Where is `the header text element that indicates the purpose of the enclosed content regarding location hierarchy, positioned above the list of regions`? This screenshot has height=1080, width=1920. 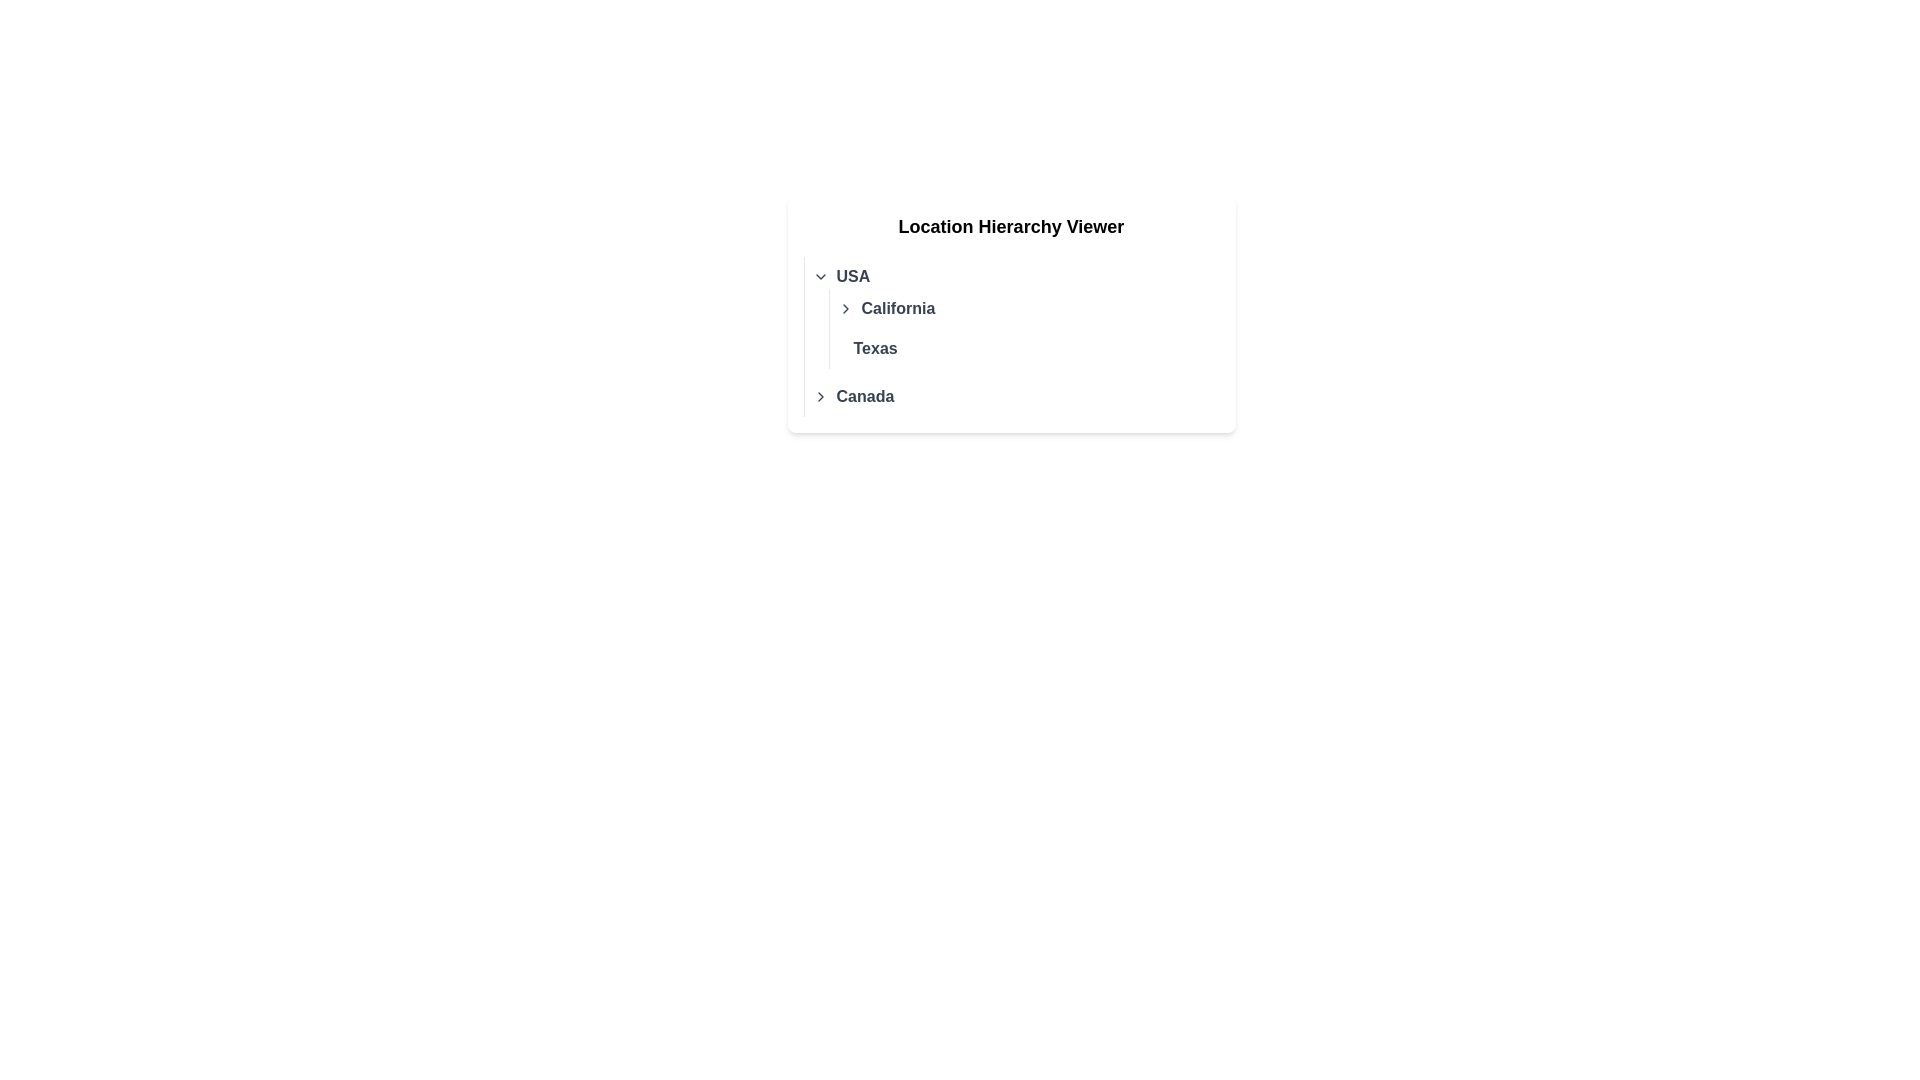 the header text element that indicates the purpose of the enclosed content regarding location hierarchy, positioned above the list of regions is located at coordinates (1011, 226).